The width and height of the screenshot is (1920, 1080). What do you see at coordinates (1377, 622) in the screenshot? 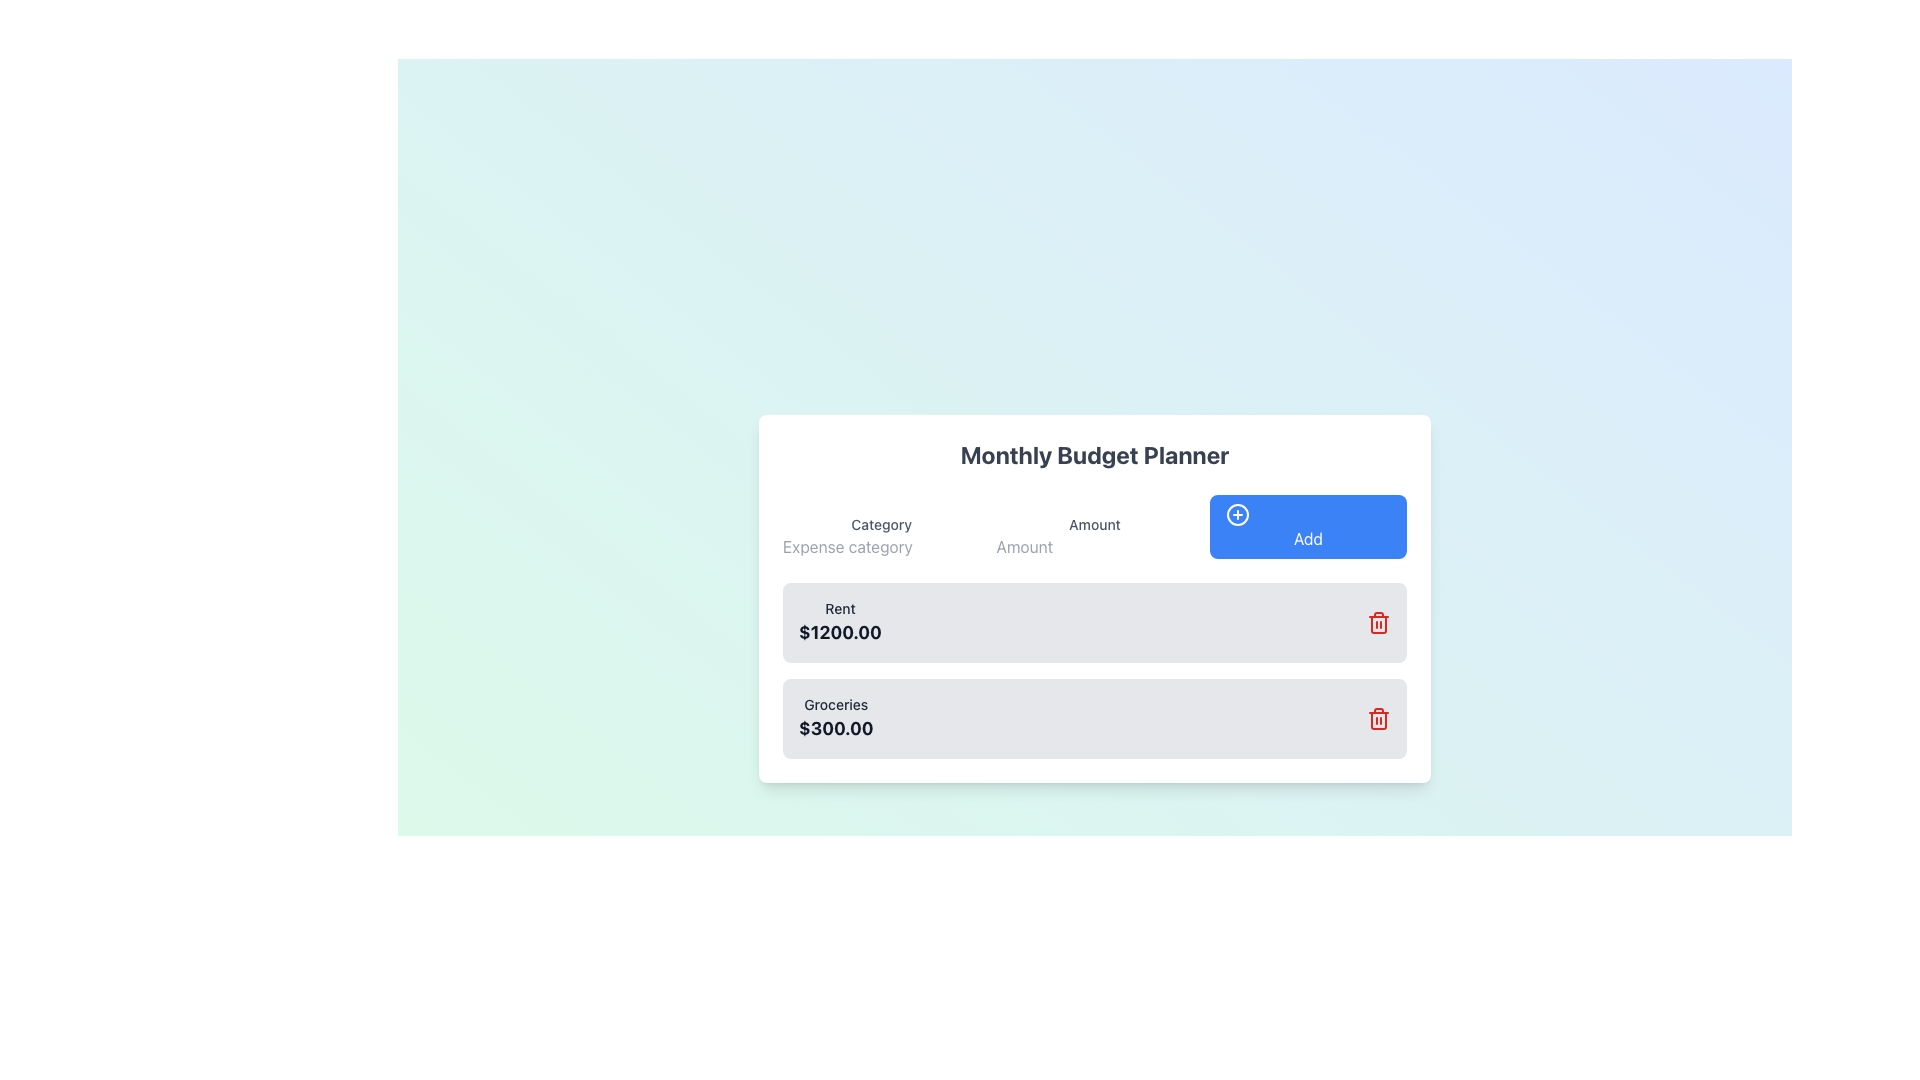
I see `the delete button for the budget entry 'Rent $1200.00' in the Monthly Budget Planner to possibly see a tooltip` at bounding box center [1377, 622].